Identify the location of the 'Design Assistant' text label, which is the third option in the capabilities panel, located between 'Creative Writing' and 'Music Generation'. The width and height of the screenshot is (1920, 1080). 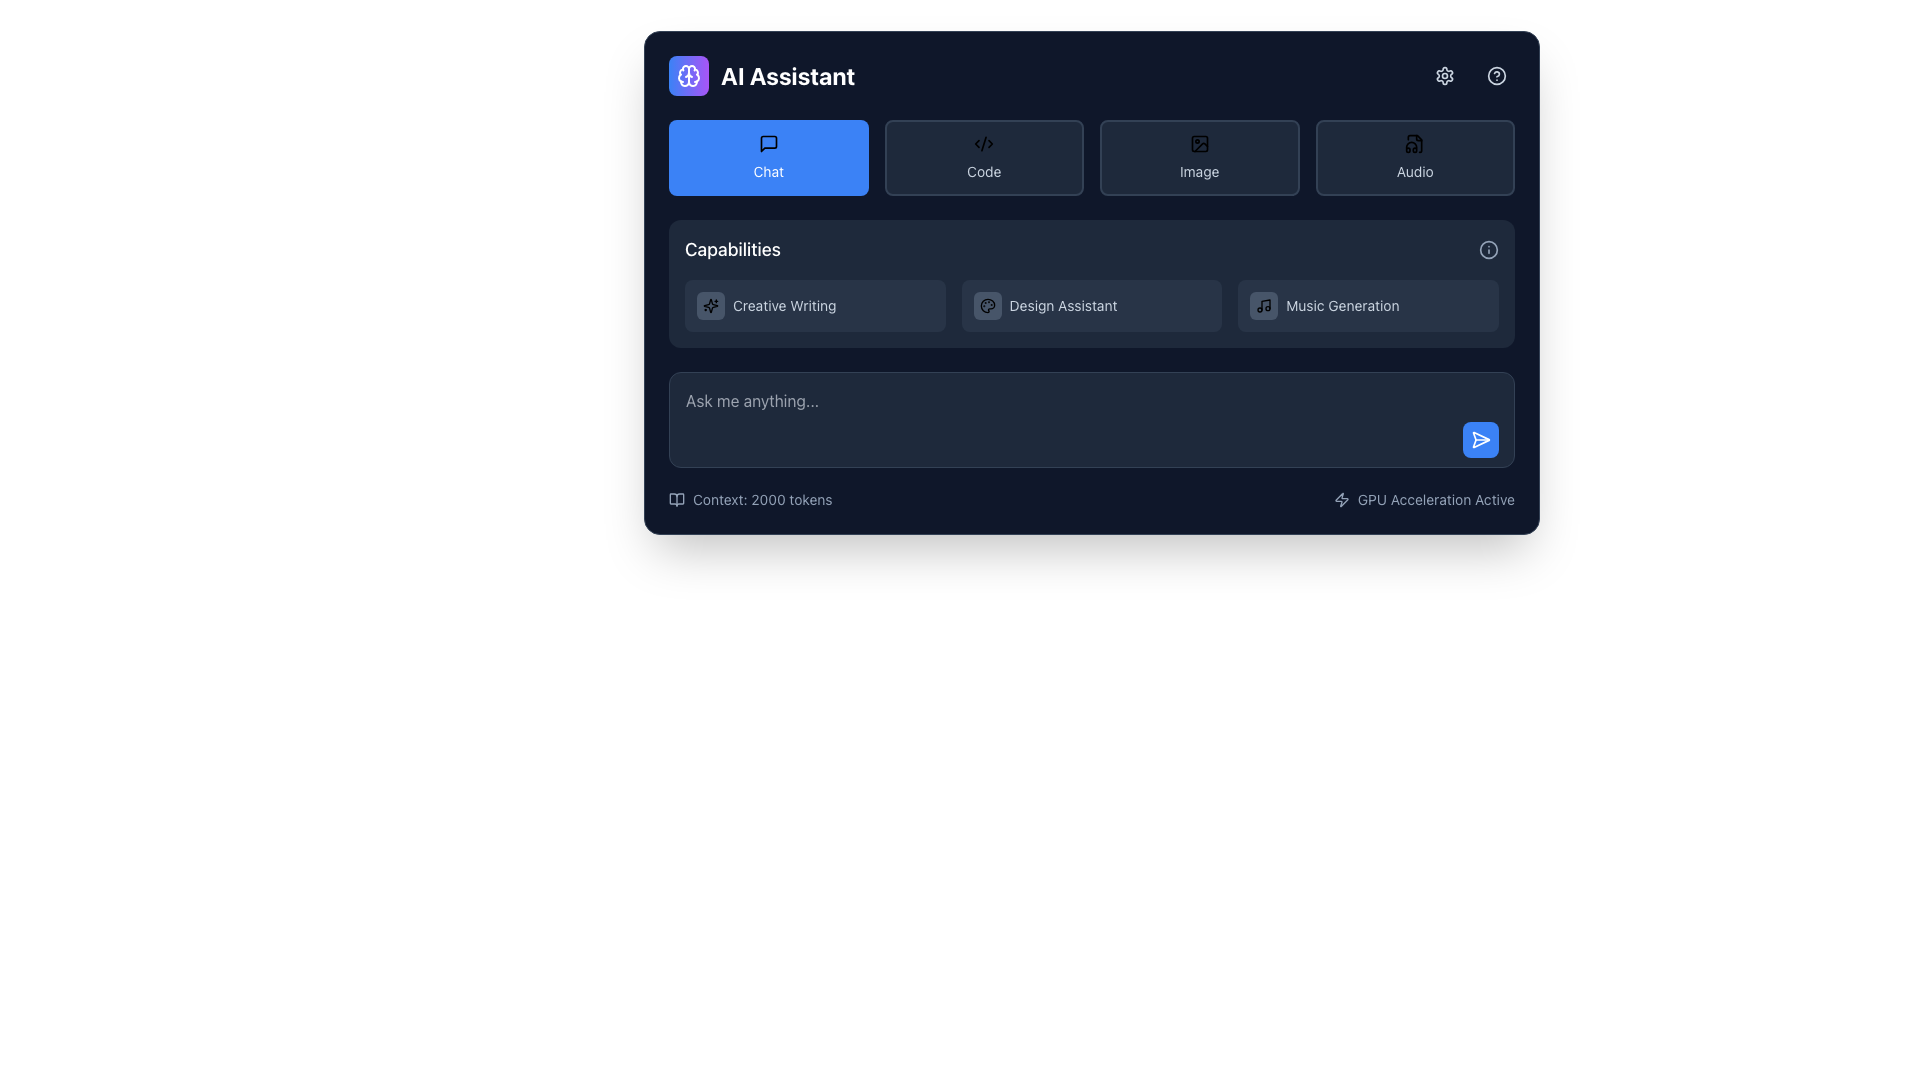
(1062, 305).